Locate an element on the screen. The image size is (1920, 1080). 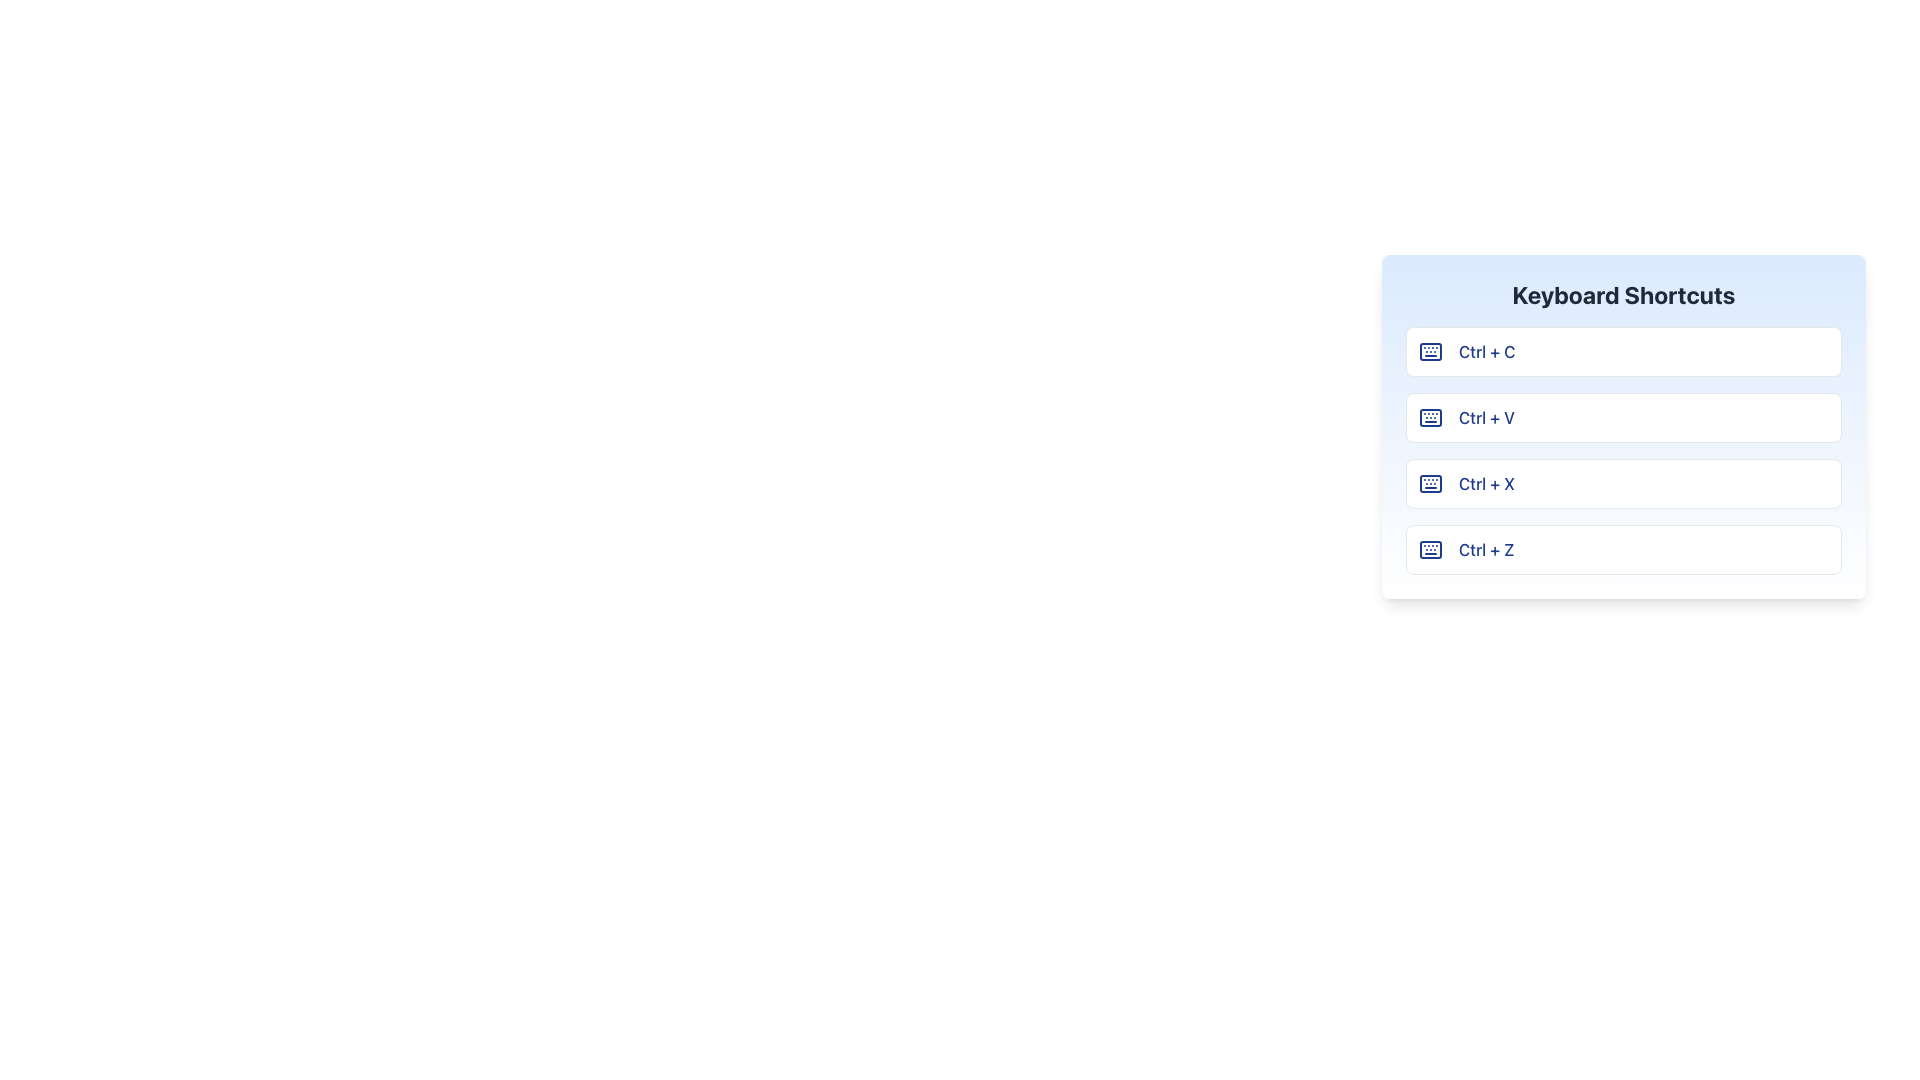
the text label displaying 'Ctrl + Z', which is styled with a medium font weight in blue and located in the bottom section of the 'Keyboard Shortcuts' panel, within a white rounded rectangular box is located at coordinates (1486, 550).